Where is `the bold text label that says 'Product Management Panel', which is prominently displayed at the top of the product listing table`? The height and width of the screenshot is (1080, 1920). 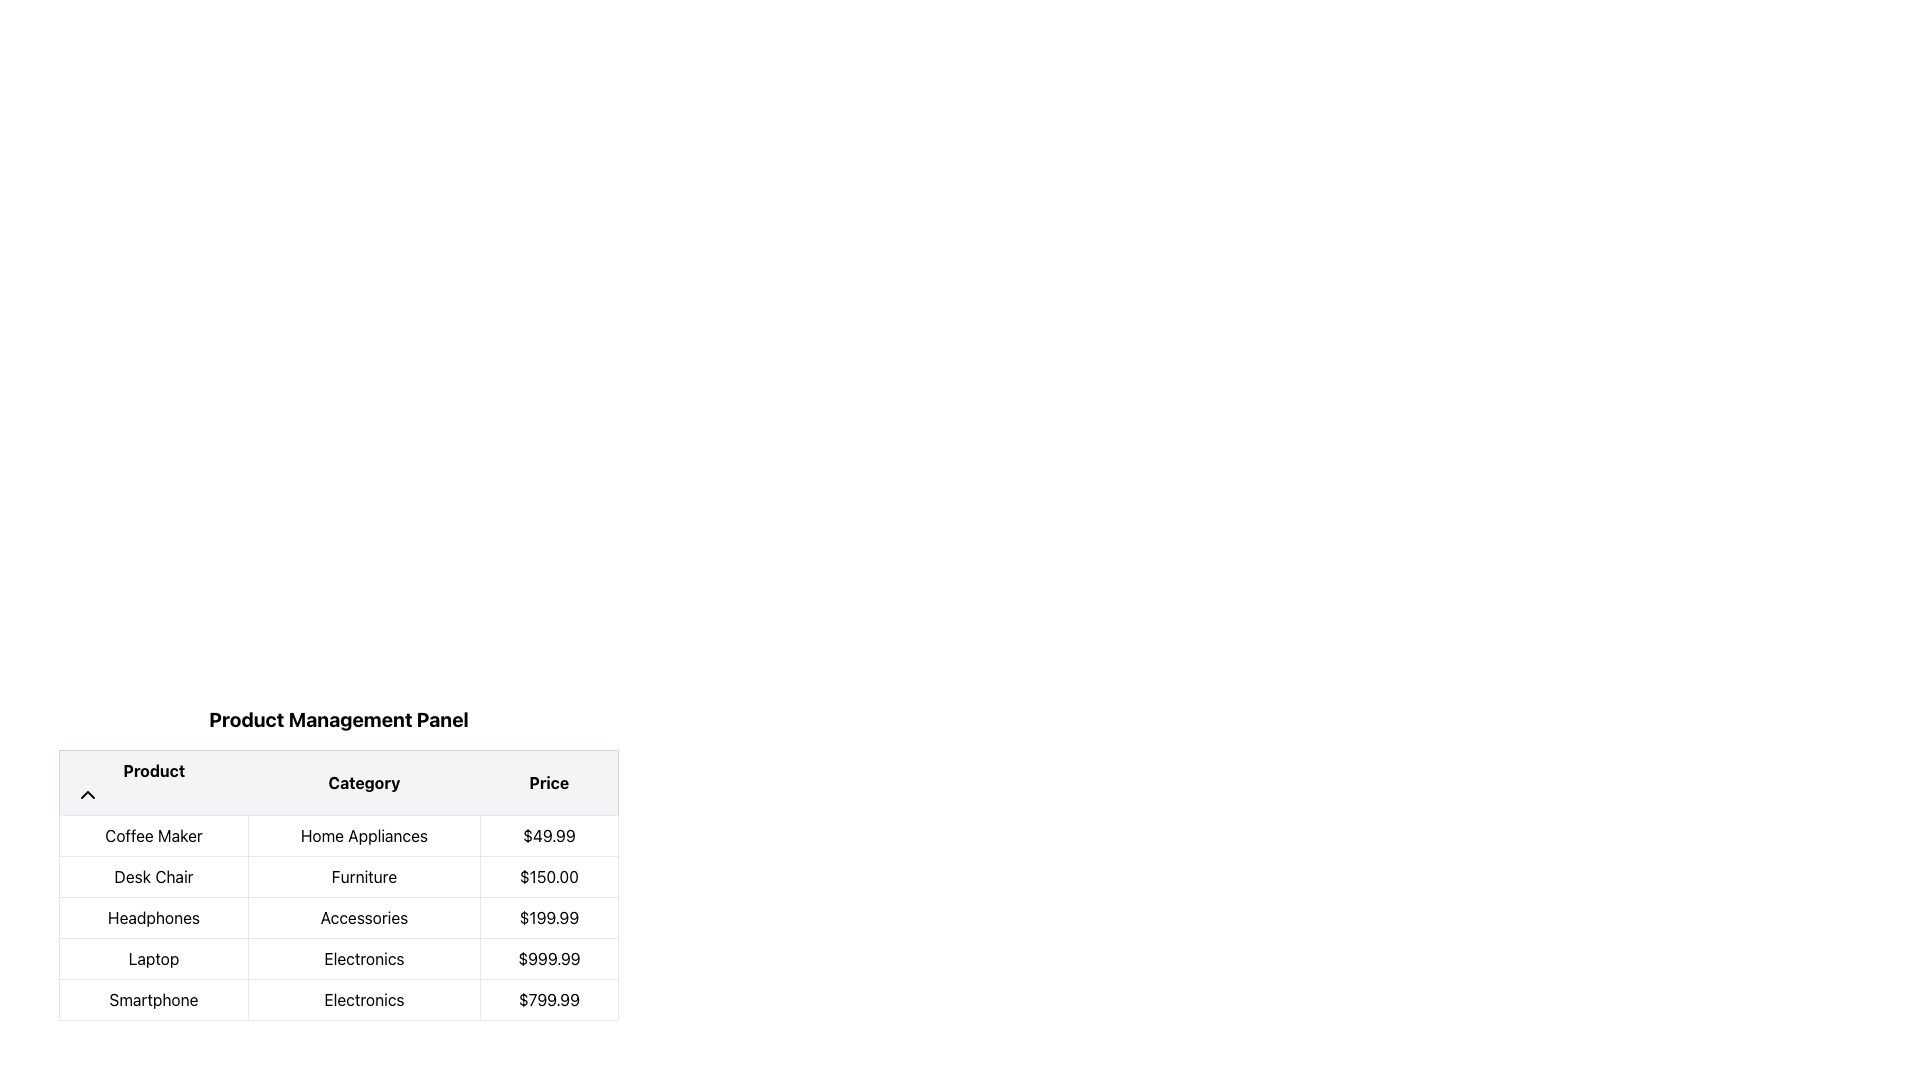 the bold text label that says 'Product Management Panel', which is prominently displayed at the top of the product listing table is located at coordinates (339, 720).